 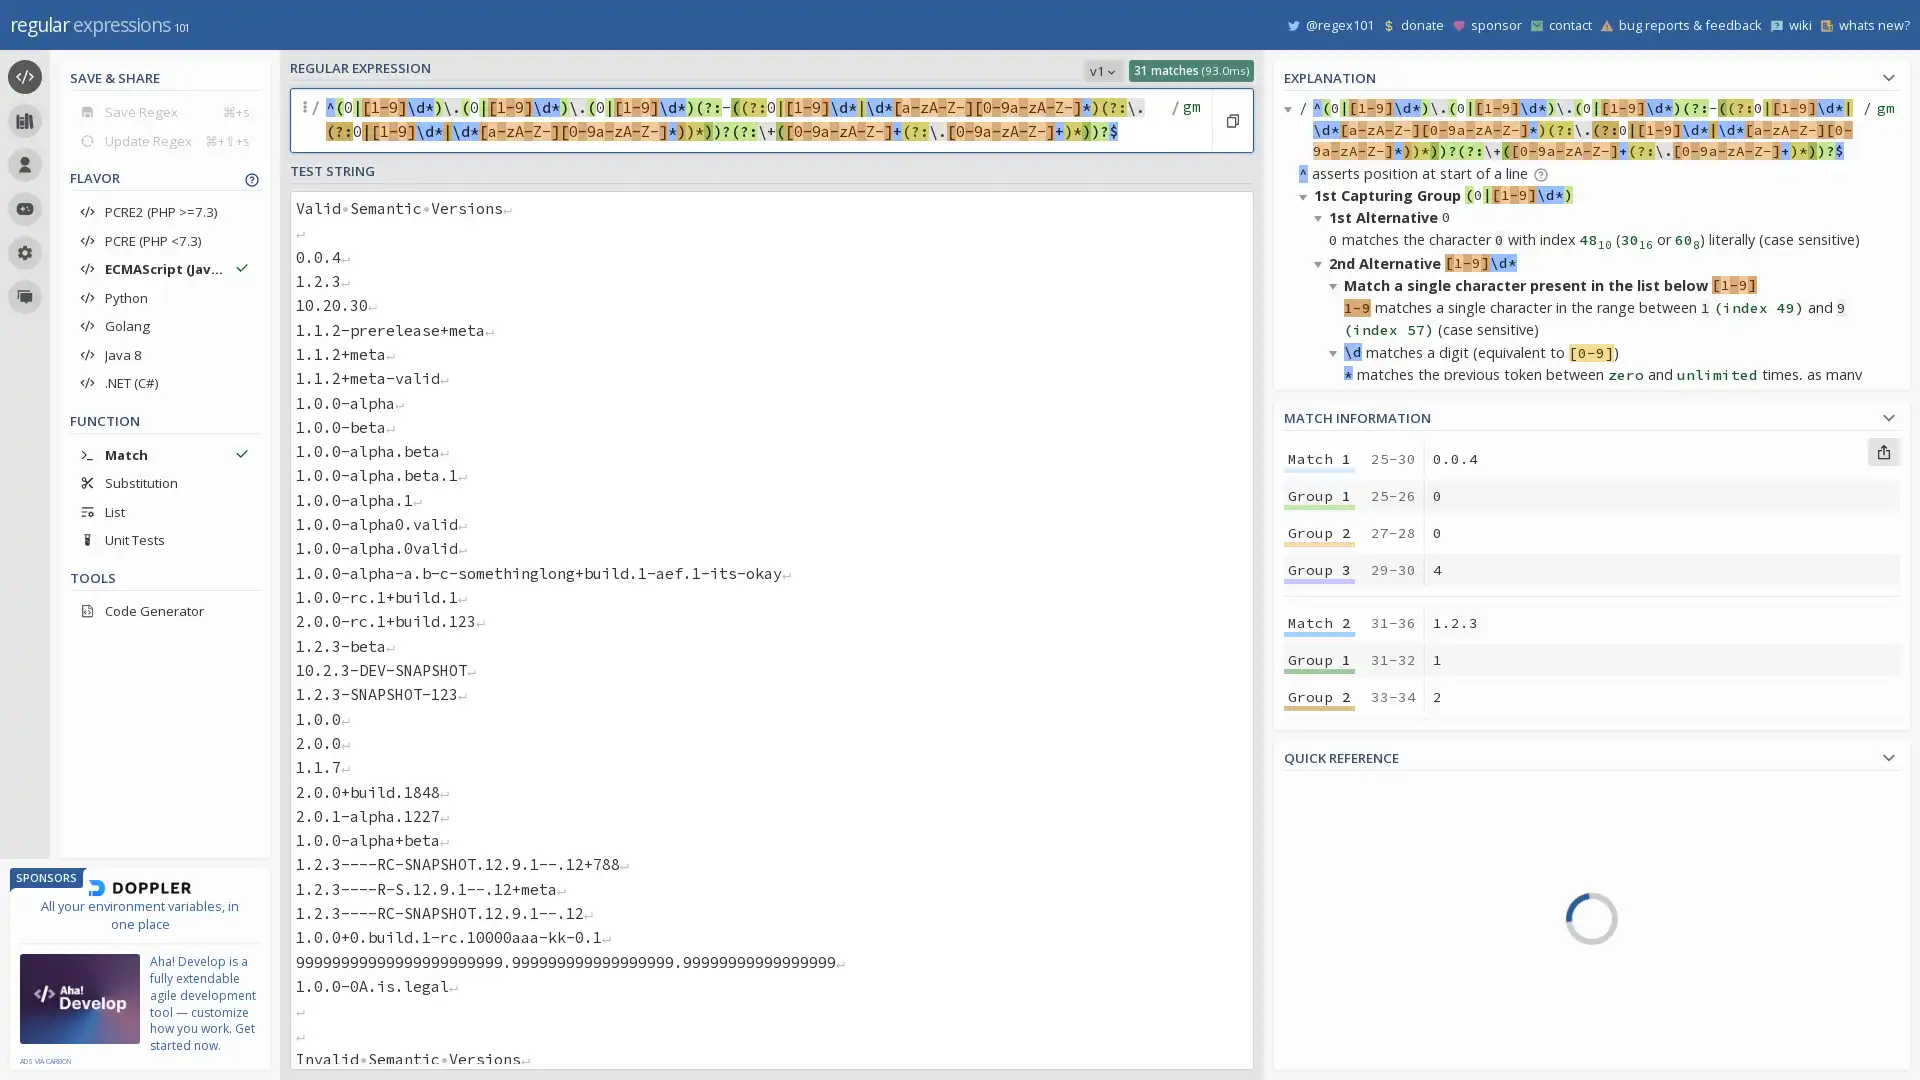 I want to click on Collapse Subtree, so click(x=1321, y=760).